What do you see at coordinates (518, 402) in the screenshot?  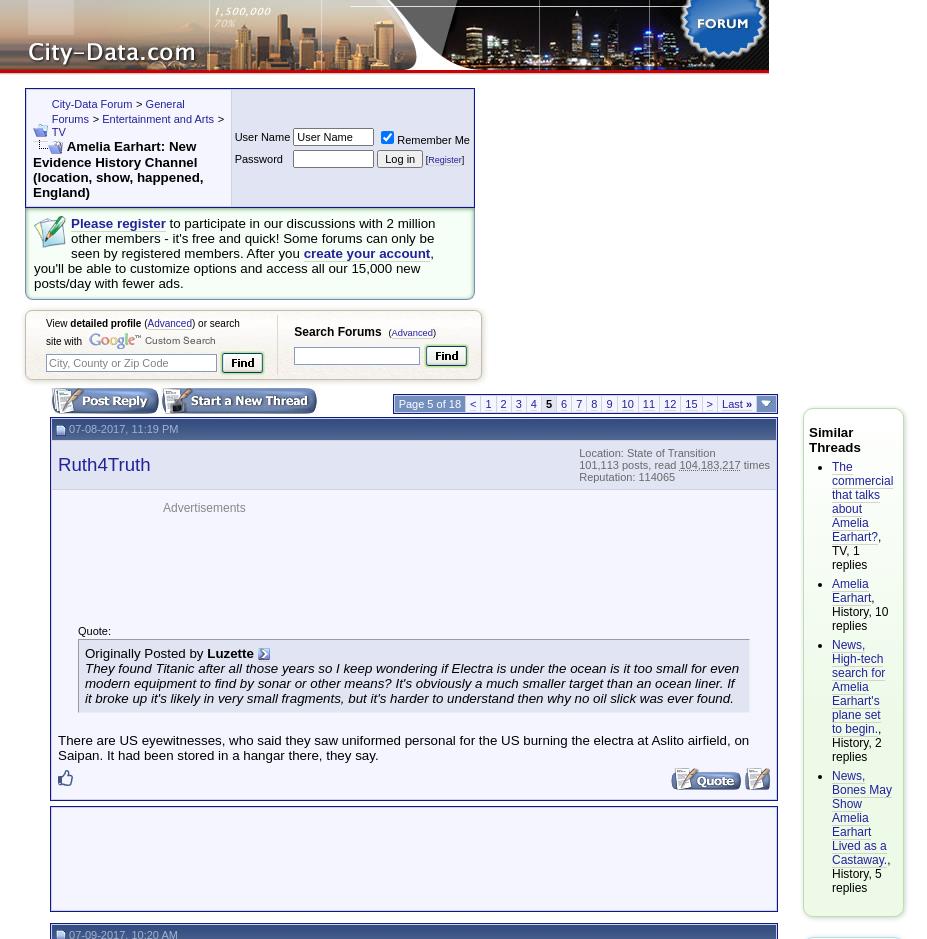 I see `'3'` at bounding box center [518, 402].